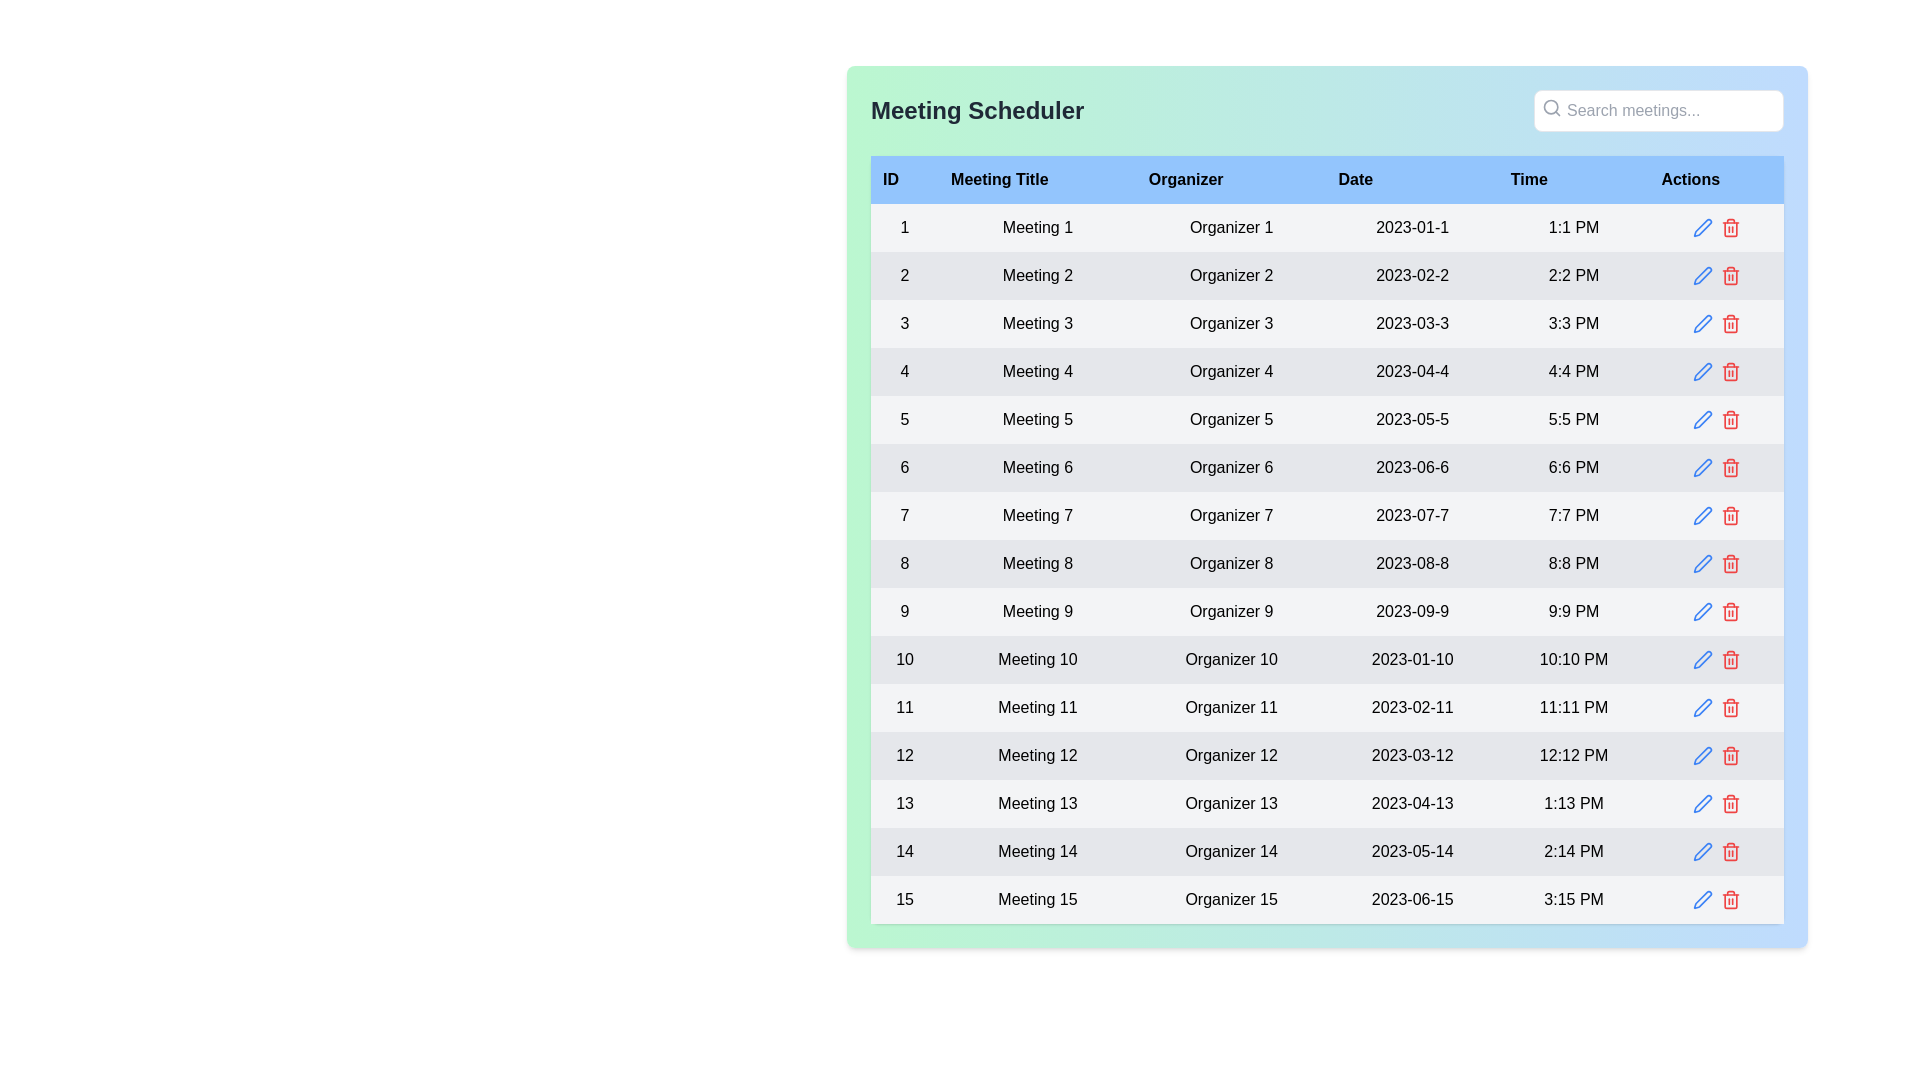 The height and width of the screenshot is (1080, 1920). I want to click on the delete button icon located in the Actions column of the row corresponding to 'Meeting 10', so click(1729, 659).